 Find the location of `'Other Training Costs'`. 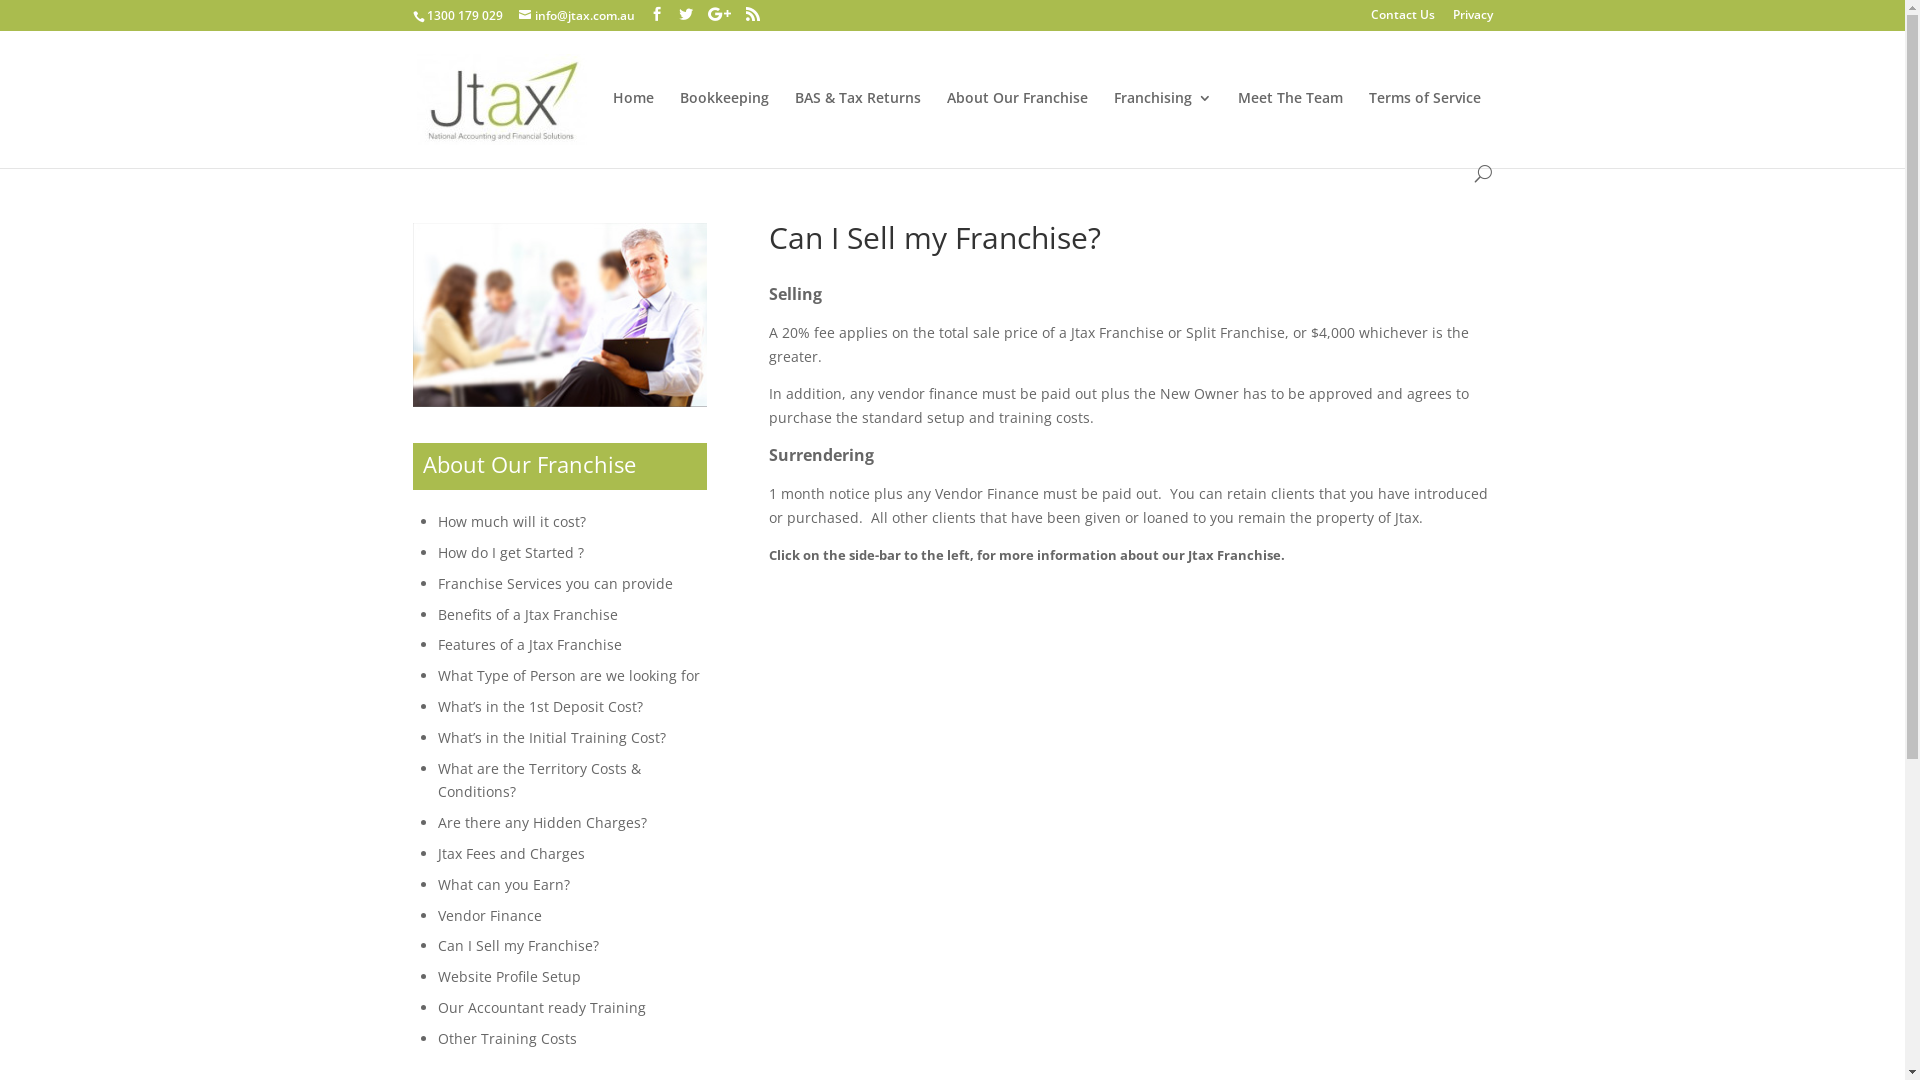

'Other Training Costs' is located at coordinates (507, 1037).